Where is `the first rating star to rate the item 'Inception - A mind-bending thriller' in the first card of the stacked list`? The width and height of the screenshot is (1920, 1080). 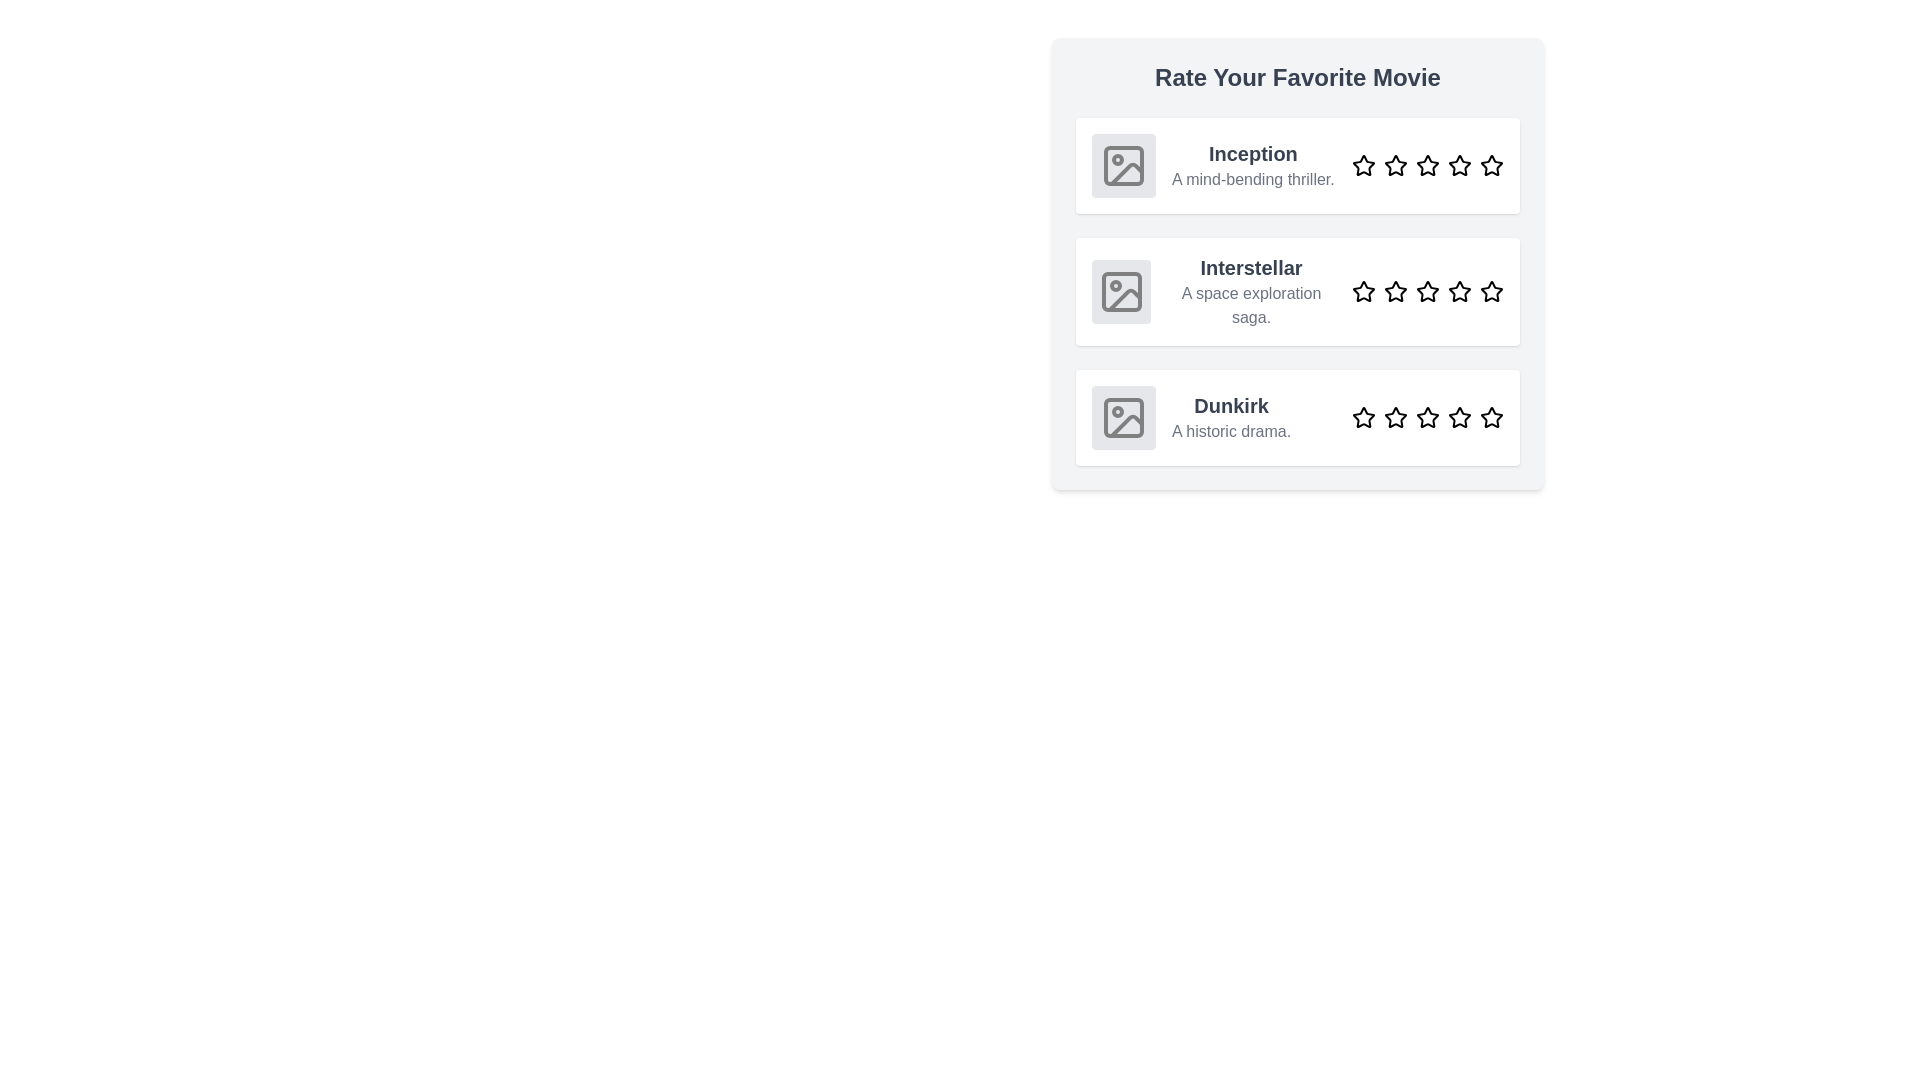 the first rating star to rate the item 'Inception - A mind-bending thriller' in the first card of the stacked list is located at coordinates (1362, 164).